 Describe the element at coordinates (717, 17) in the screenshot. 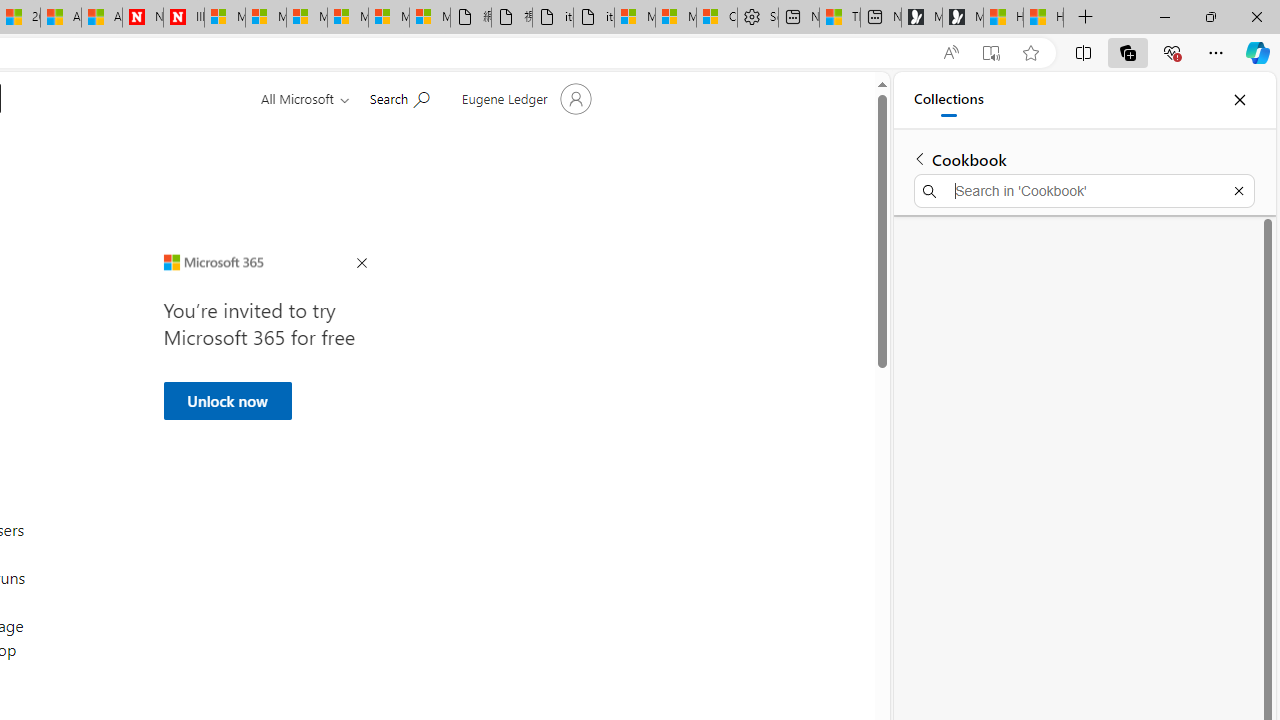

I see `'Consumer Health Data Privacy Policy'` at that location.